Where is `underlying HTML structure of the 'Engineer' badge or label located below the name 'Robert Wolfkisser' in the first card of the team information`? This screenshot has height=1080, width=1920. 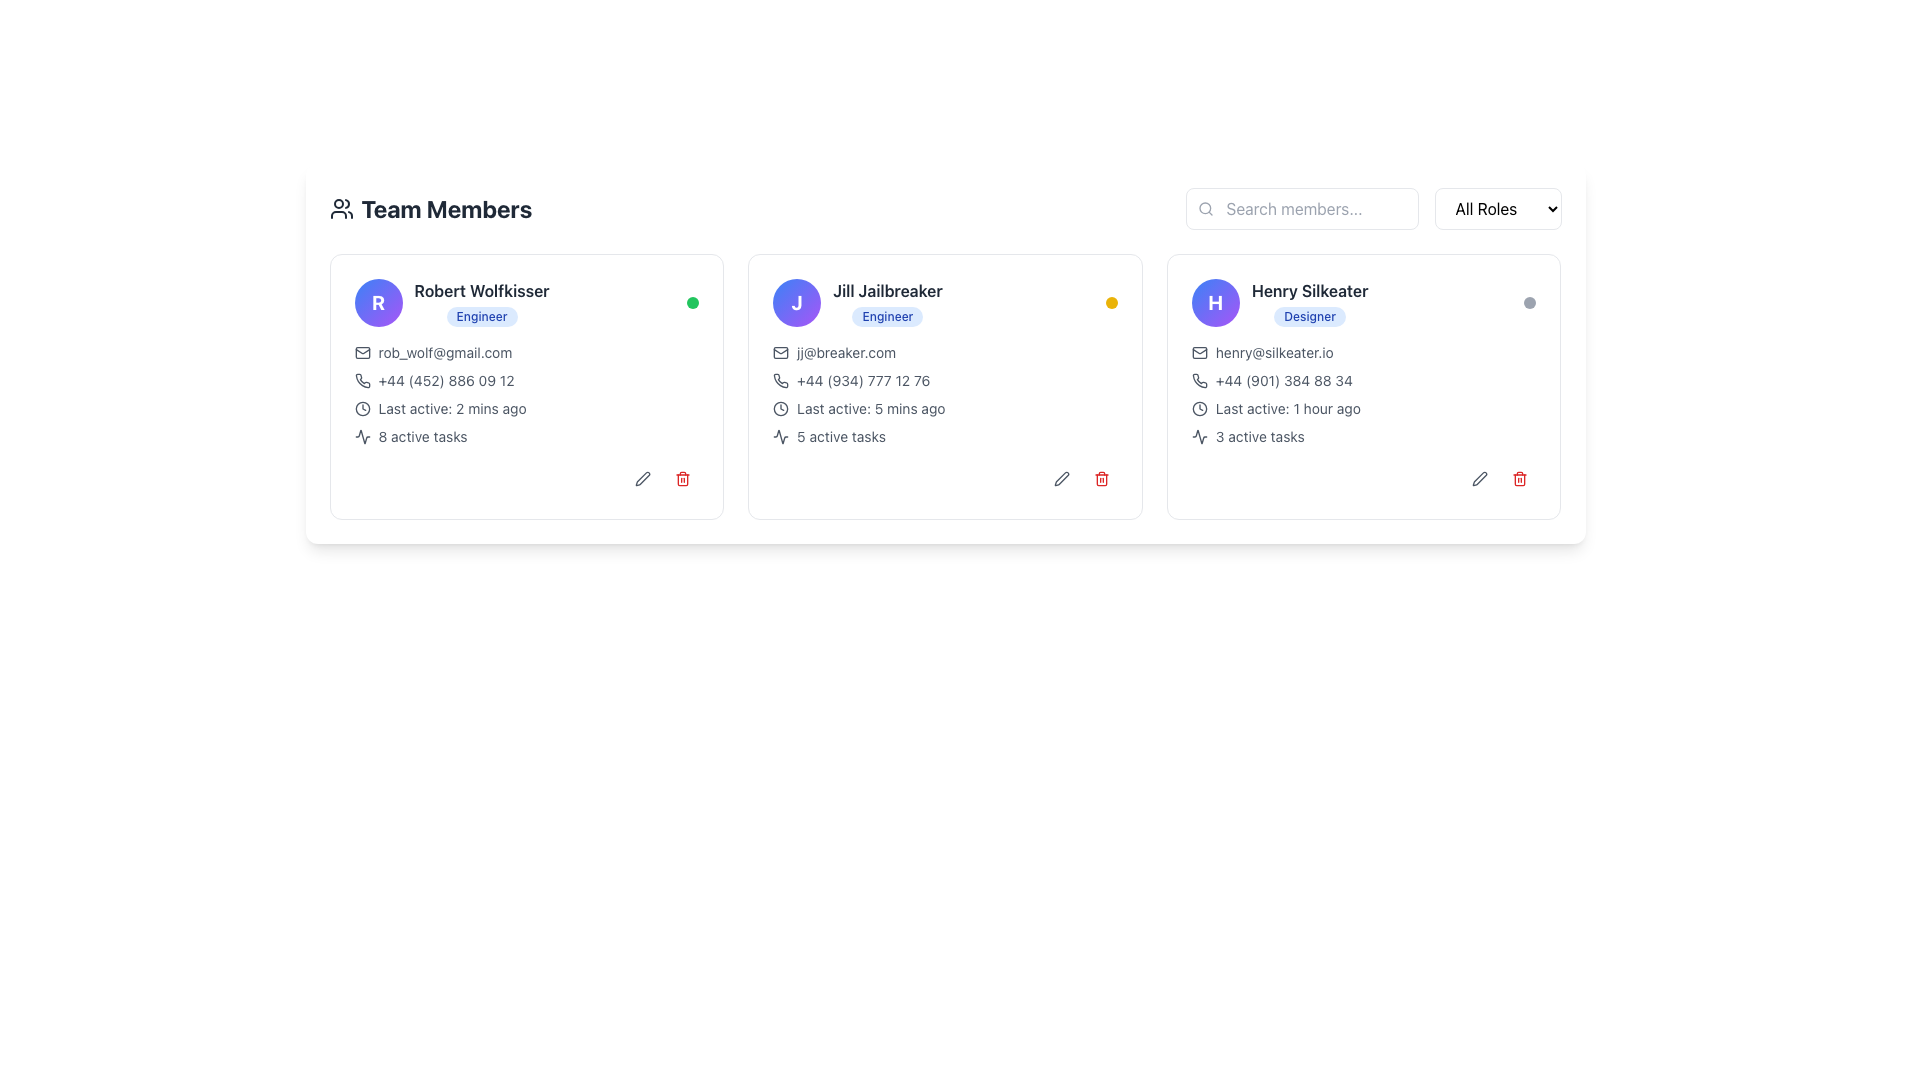 underlying HTML structure of the 'Engineer' badge or label located below the name 'Robert Wolfkisser' in the first card of the team information is located at coordinates (482, 315).